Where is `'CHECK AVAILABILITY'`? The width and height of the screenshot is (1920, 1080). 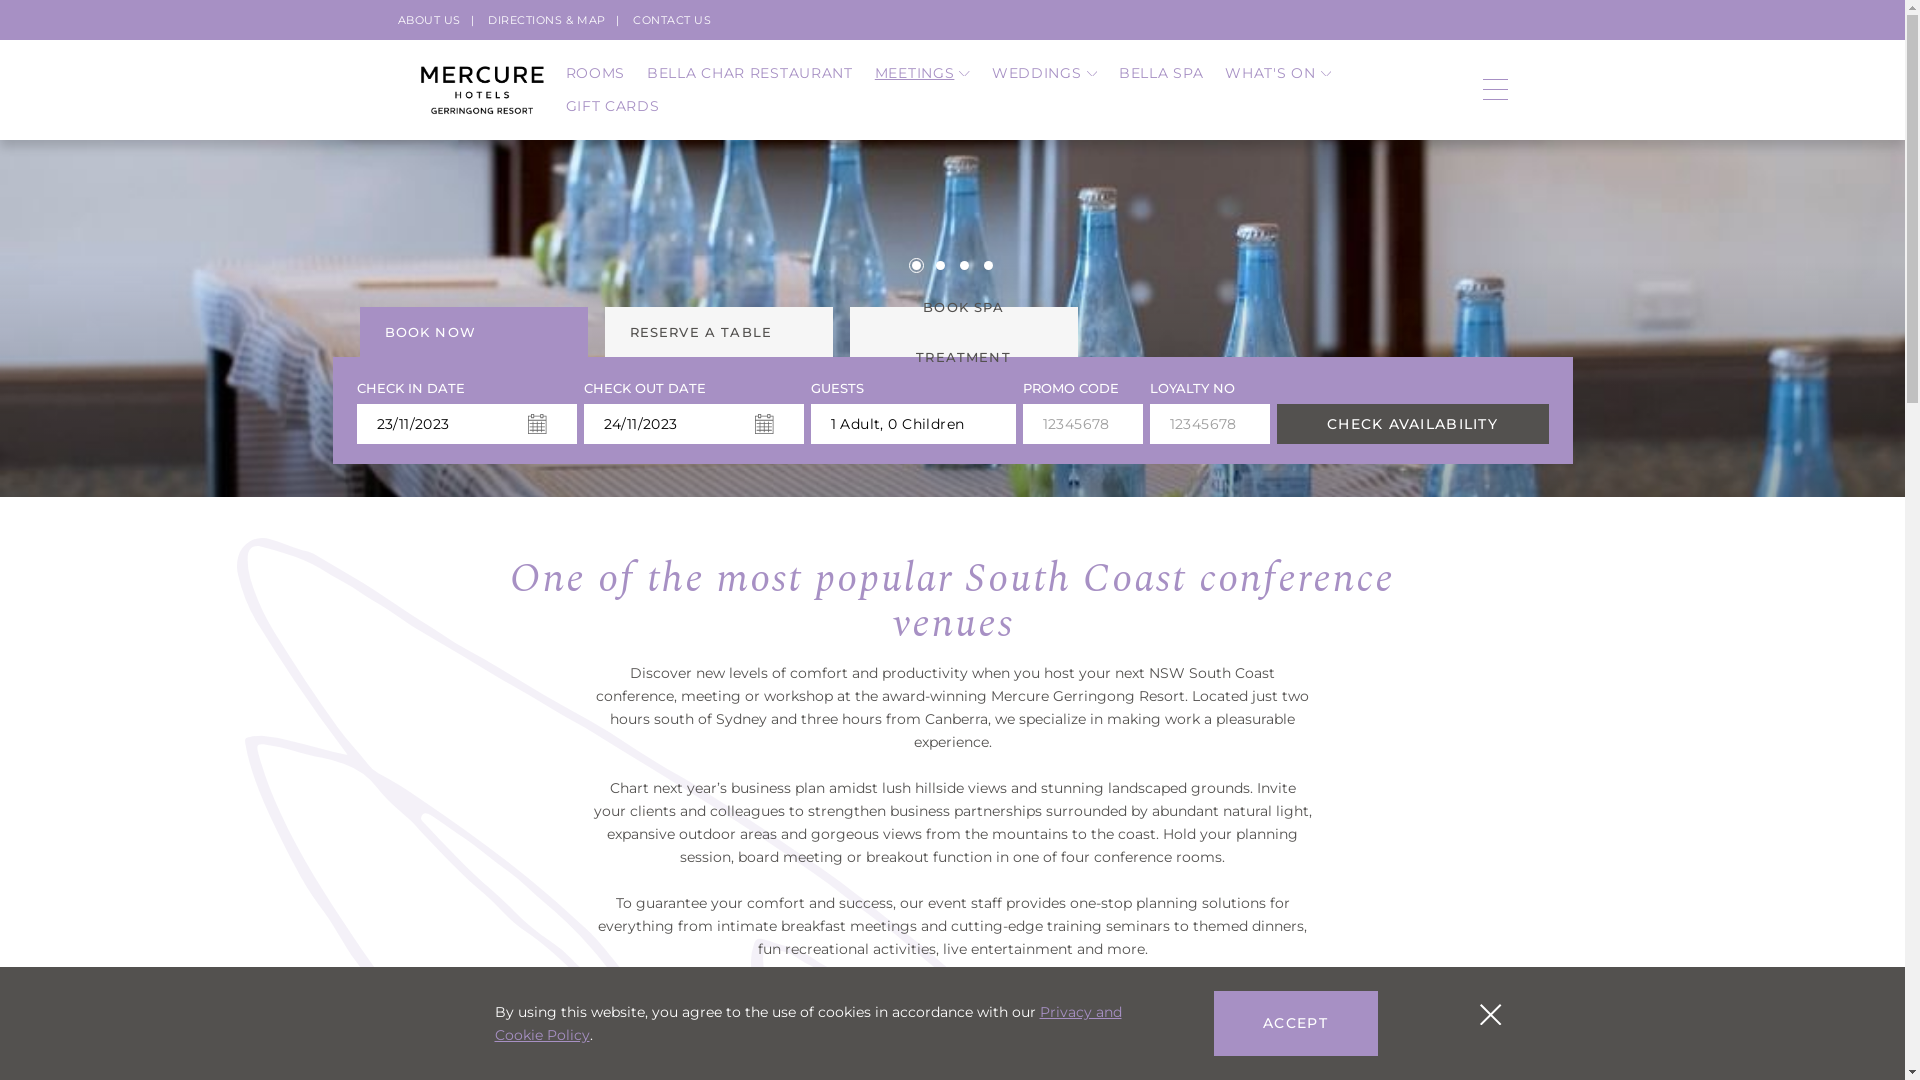
'CHECK AVAILABILITY' is located at coordinates (1410, 423).